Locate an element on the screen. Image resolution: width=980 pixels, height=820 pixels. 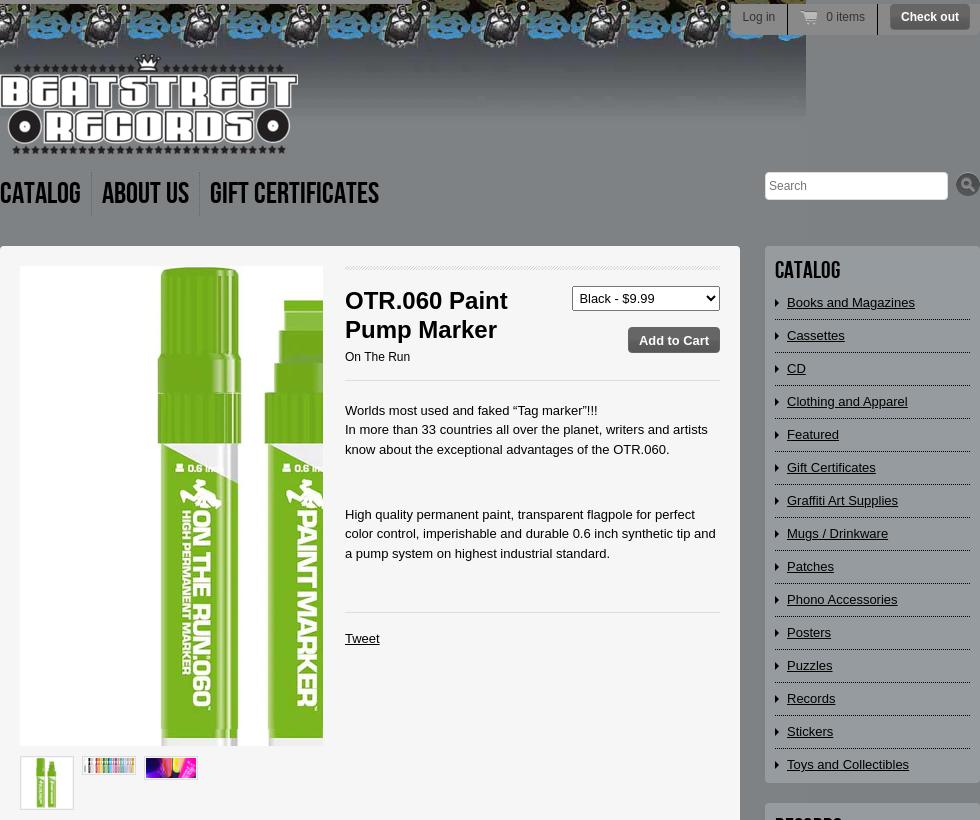
'Patches' is located at coordinates (809, 566).